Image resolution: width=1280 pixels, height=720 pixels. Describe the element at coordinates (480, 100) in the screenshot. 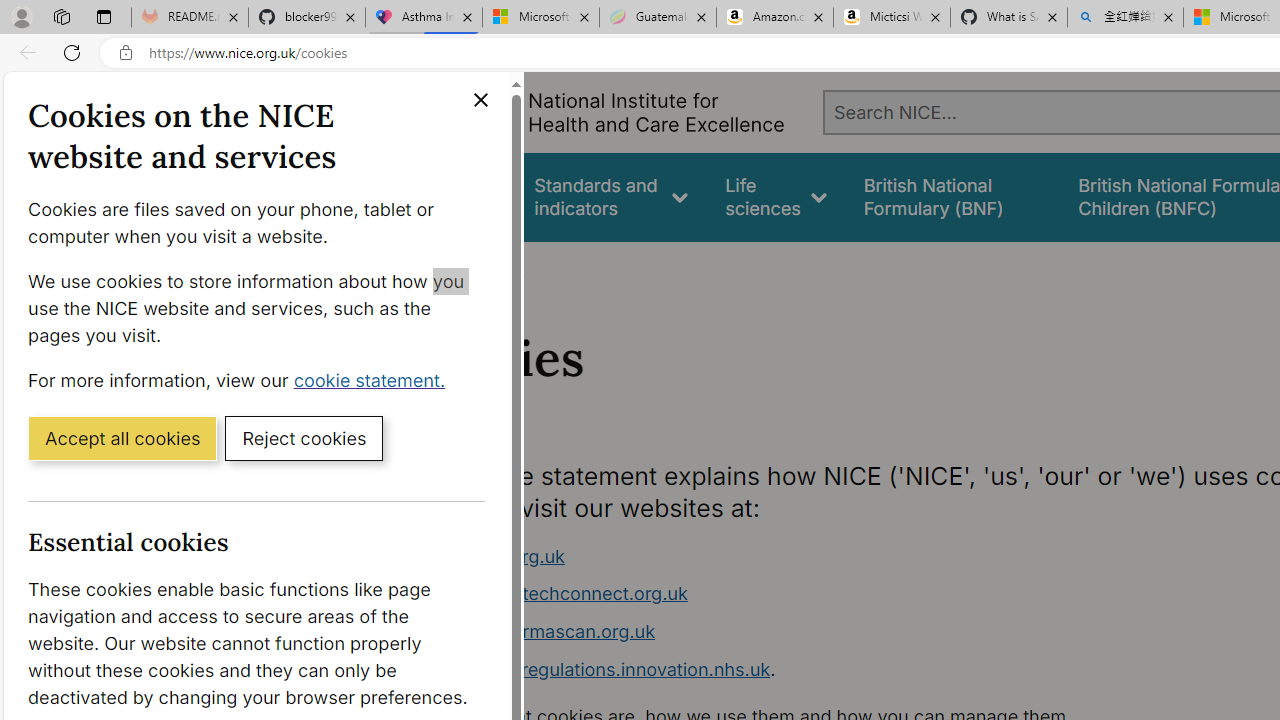

I see `'Close cookie banner'` at that location.